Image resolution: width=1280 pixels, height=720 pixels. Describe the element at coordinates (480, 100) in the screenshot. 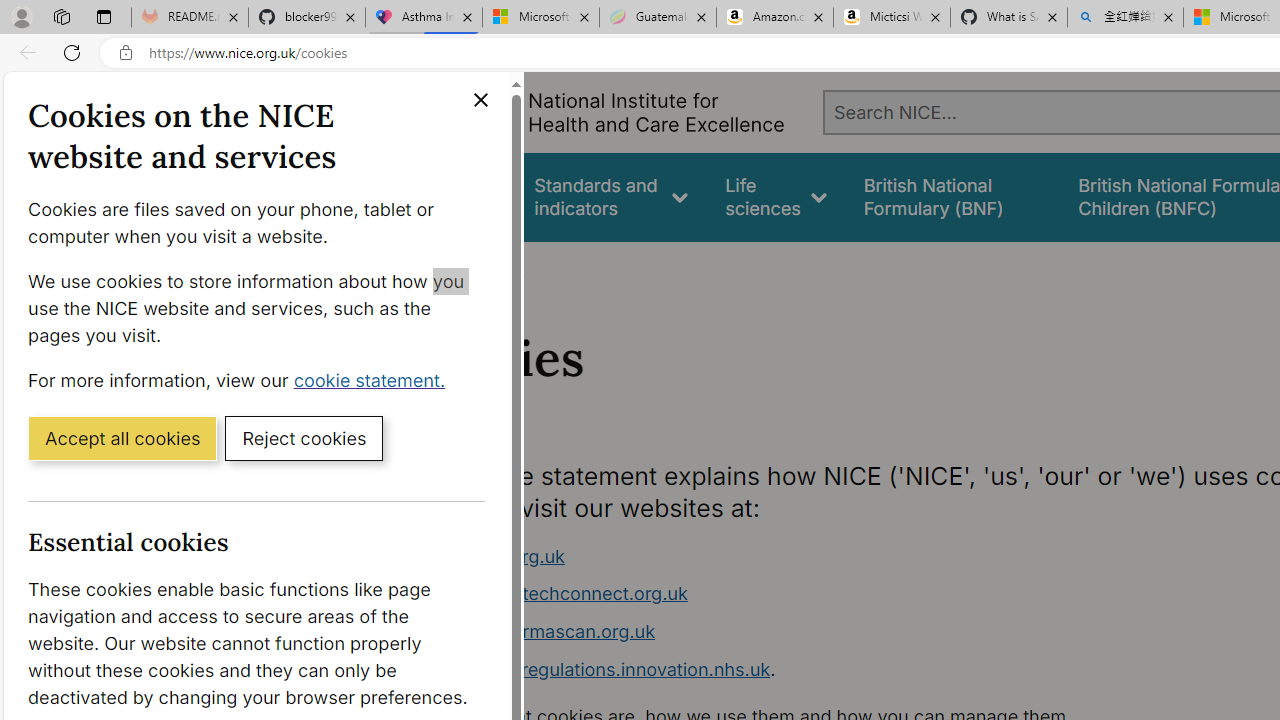

I see `'Close cookie banner'` at that location.